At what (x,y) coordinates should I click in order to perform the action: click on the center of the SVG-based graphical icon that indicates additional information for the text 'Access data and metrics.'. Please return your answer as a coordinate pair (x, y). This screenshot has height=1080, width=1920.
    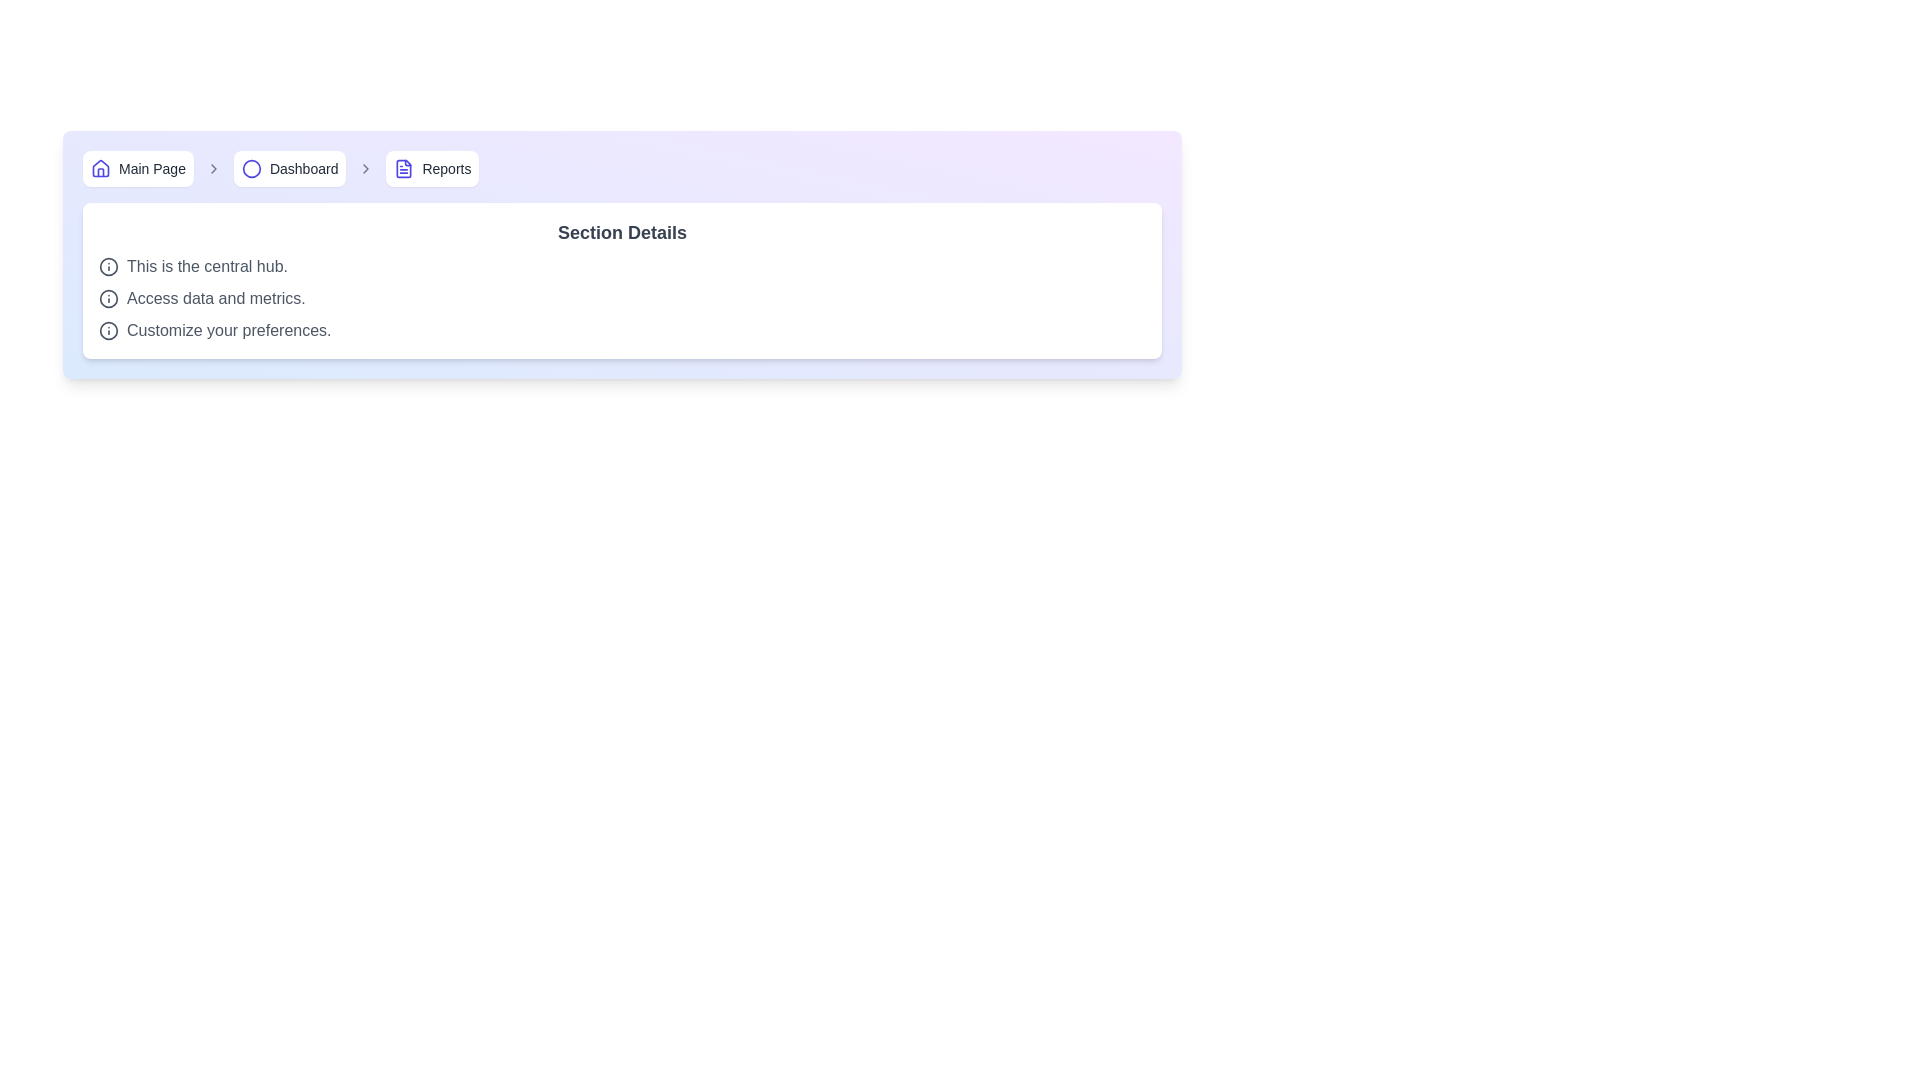
    Looking at the image, I should click on (108, 299).